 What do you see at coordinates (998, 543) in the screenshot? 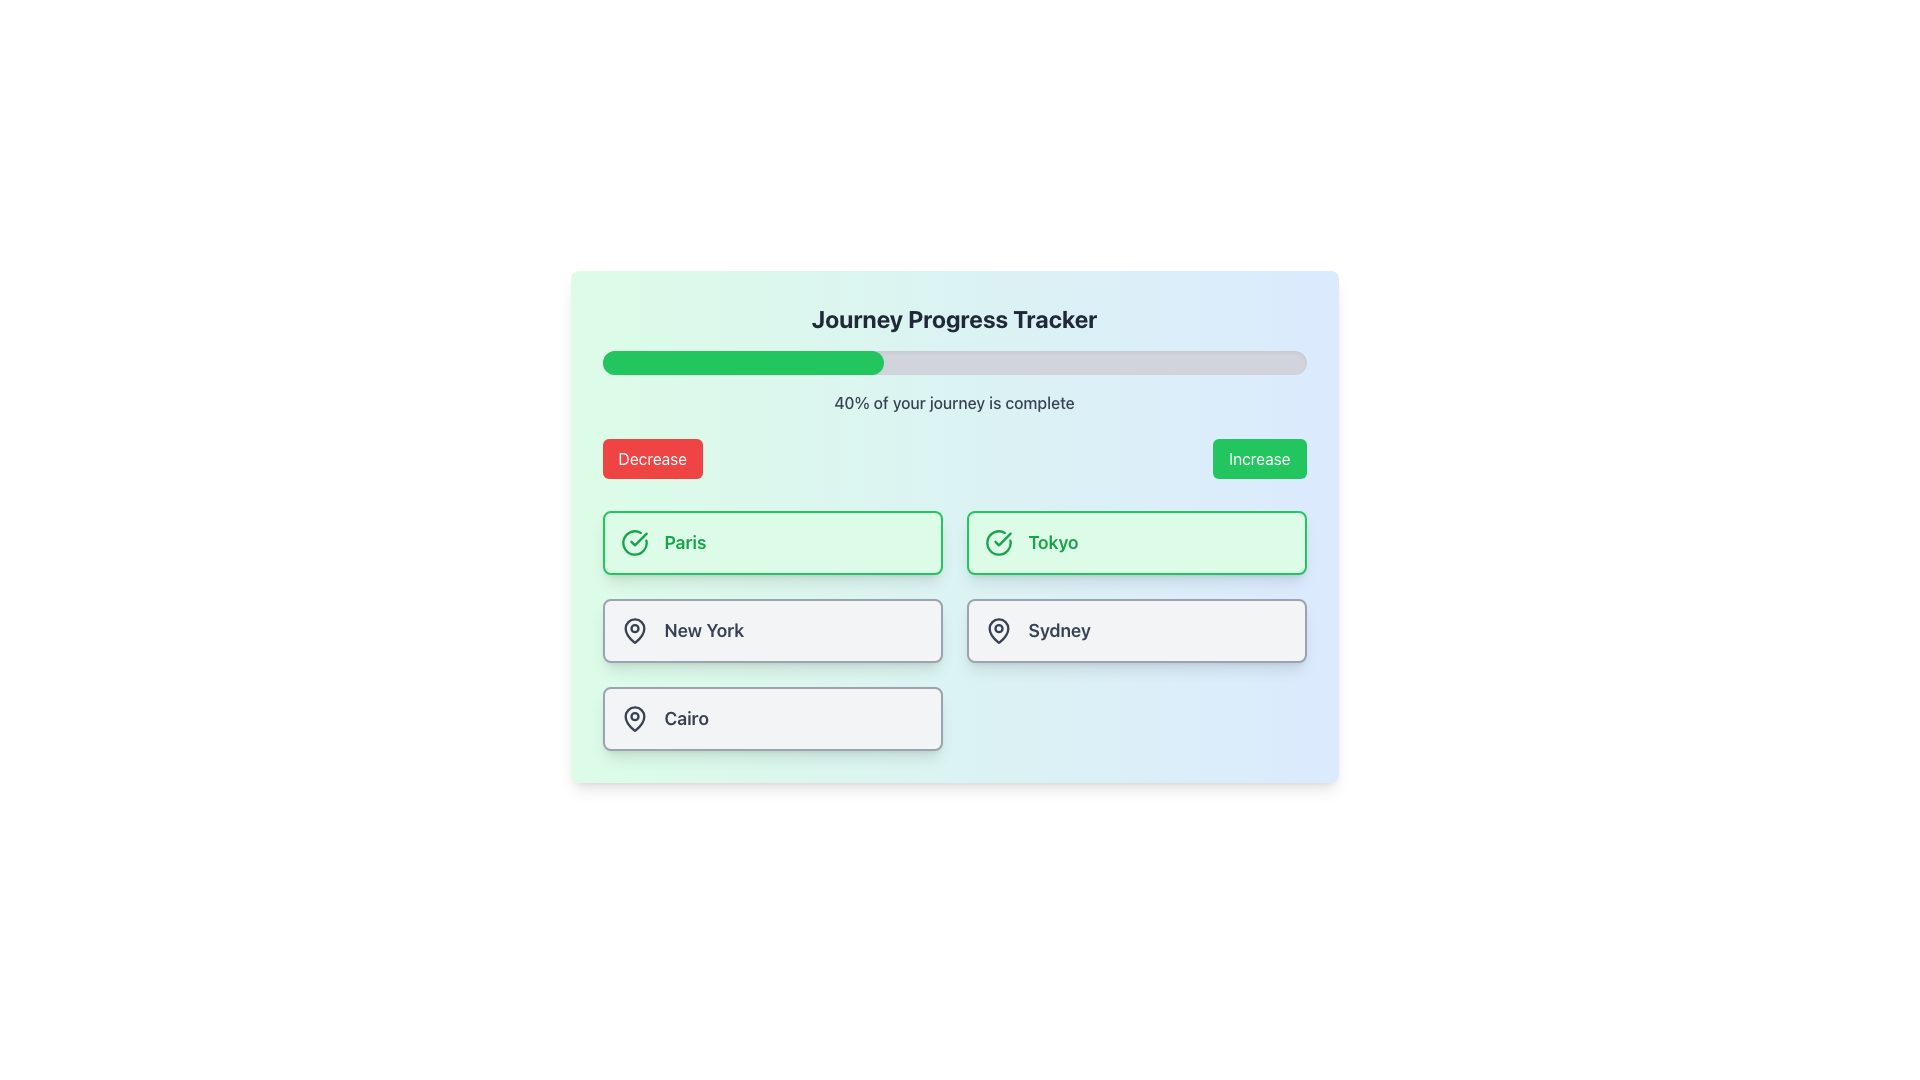
I see `the visual indicator icon representing the selected or completed status for the 'Tokyo' option, which is located to the left of the 'Tokyo' text` at bounding box center [998, 543].